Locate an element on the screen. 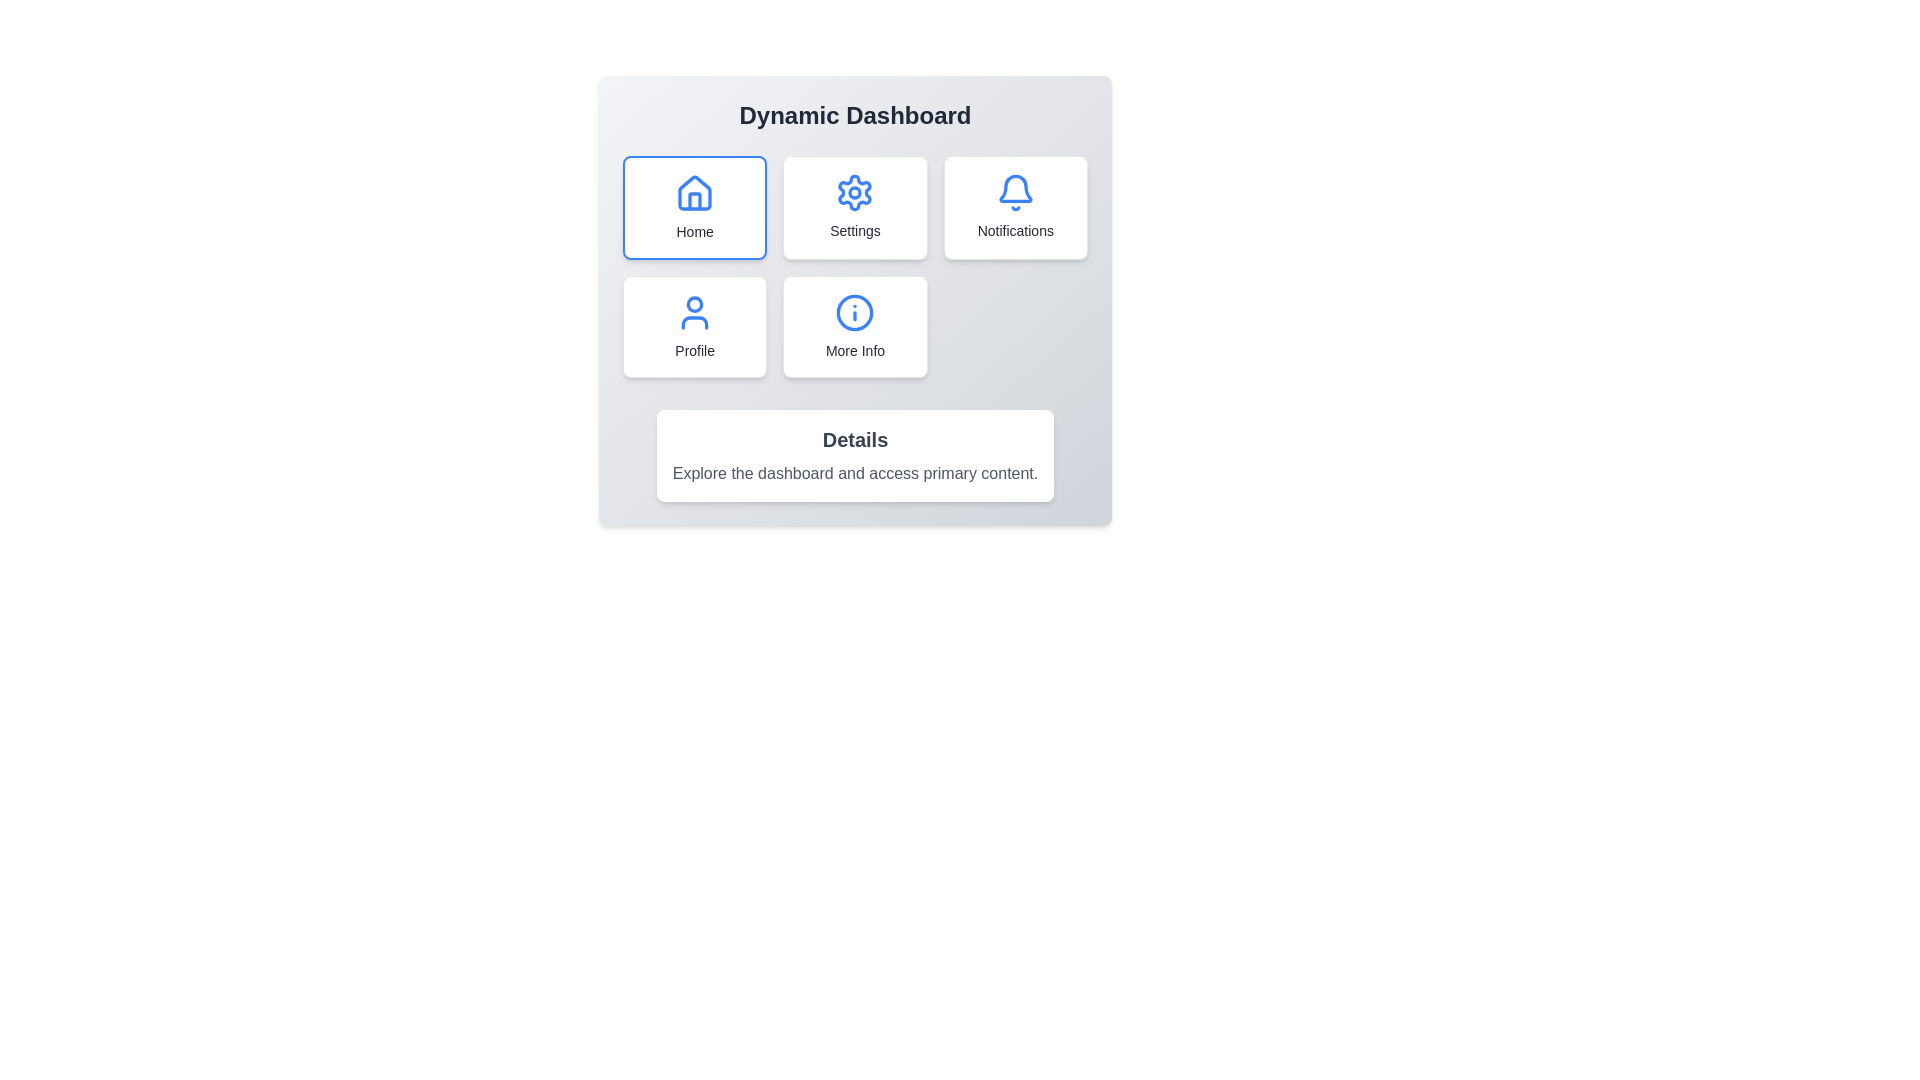  the notifications button, which is the third item in the top row of the grid structure, to trigger a visual effect is located at coordinates (1015, 208).